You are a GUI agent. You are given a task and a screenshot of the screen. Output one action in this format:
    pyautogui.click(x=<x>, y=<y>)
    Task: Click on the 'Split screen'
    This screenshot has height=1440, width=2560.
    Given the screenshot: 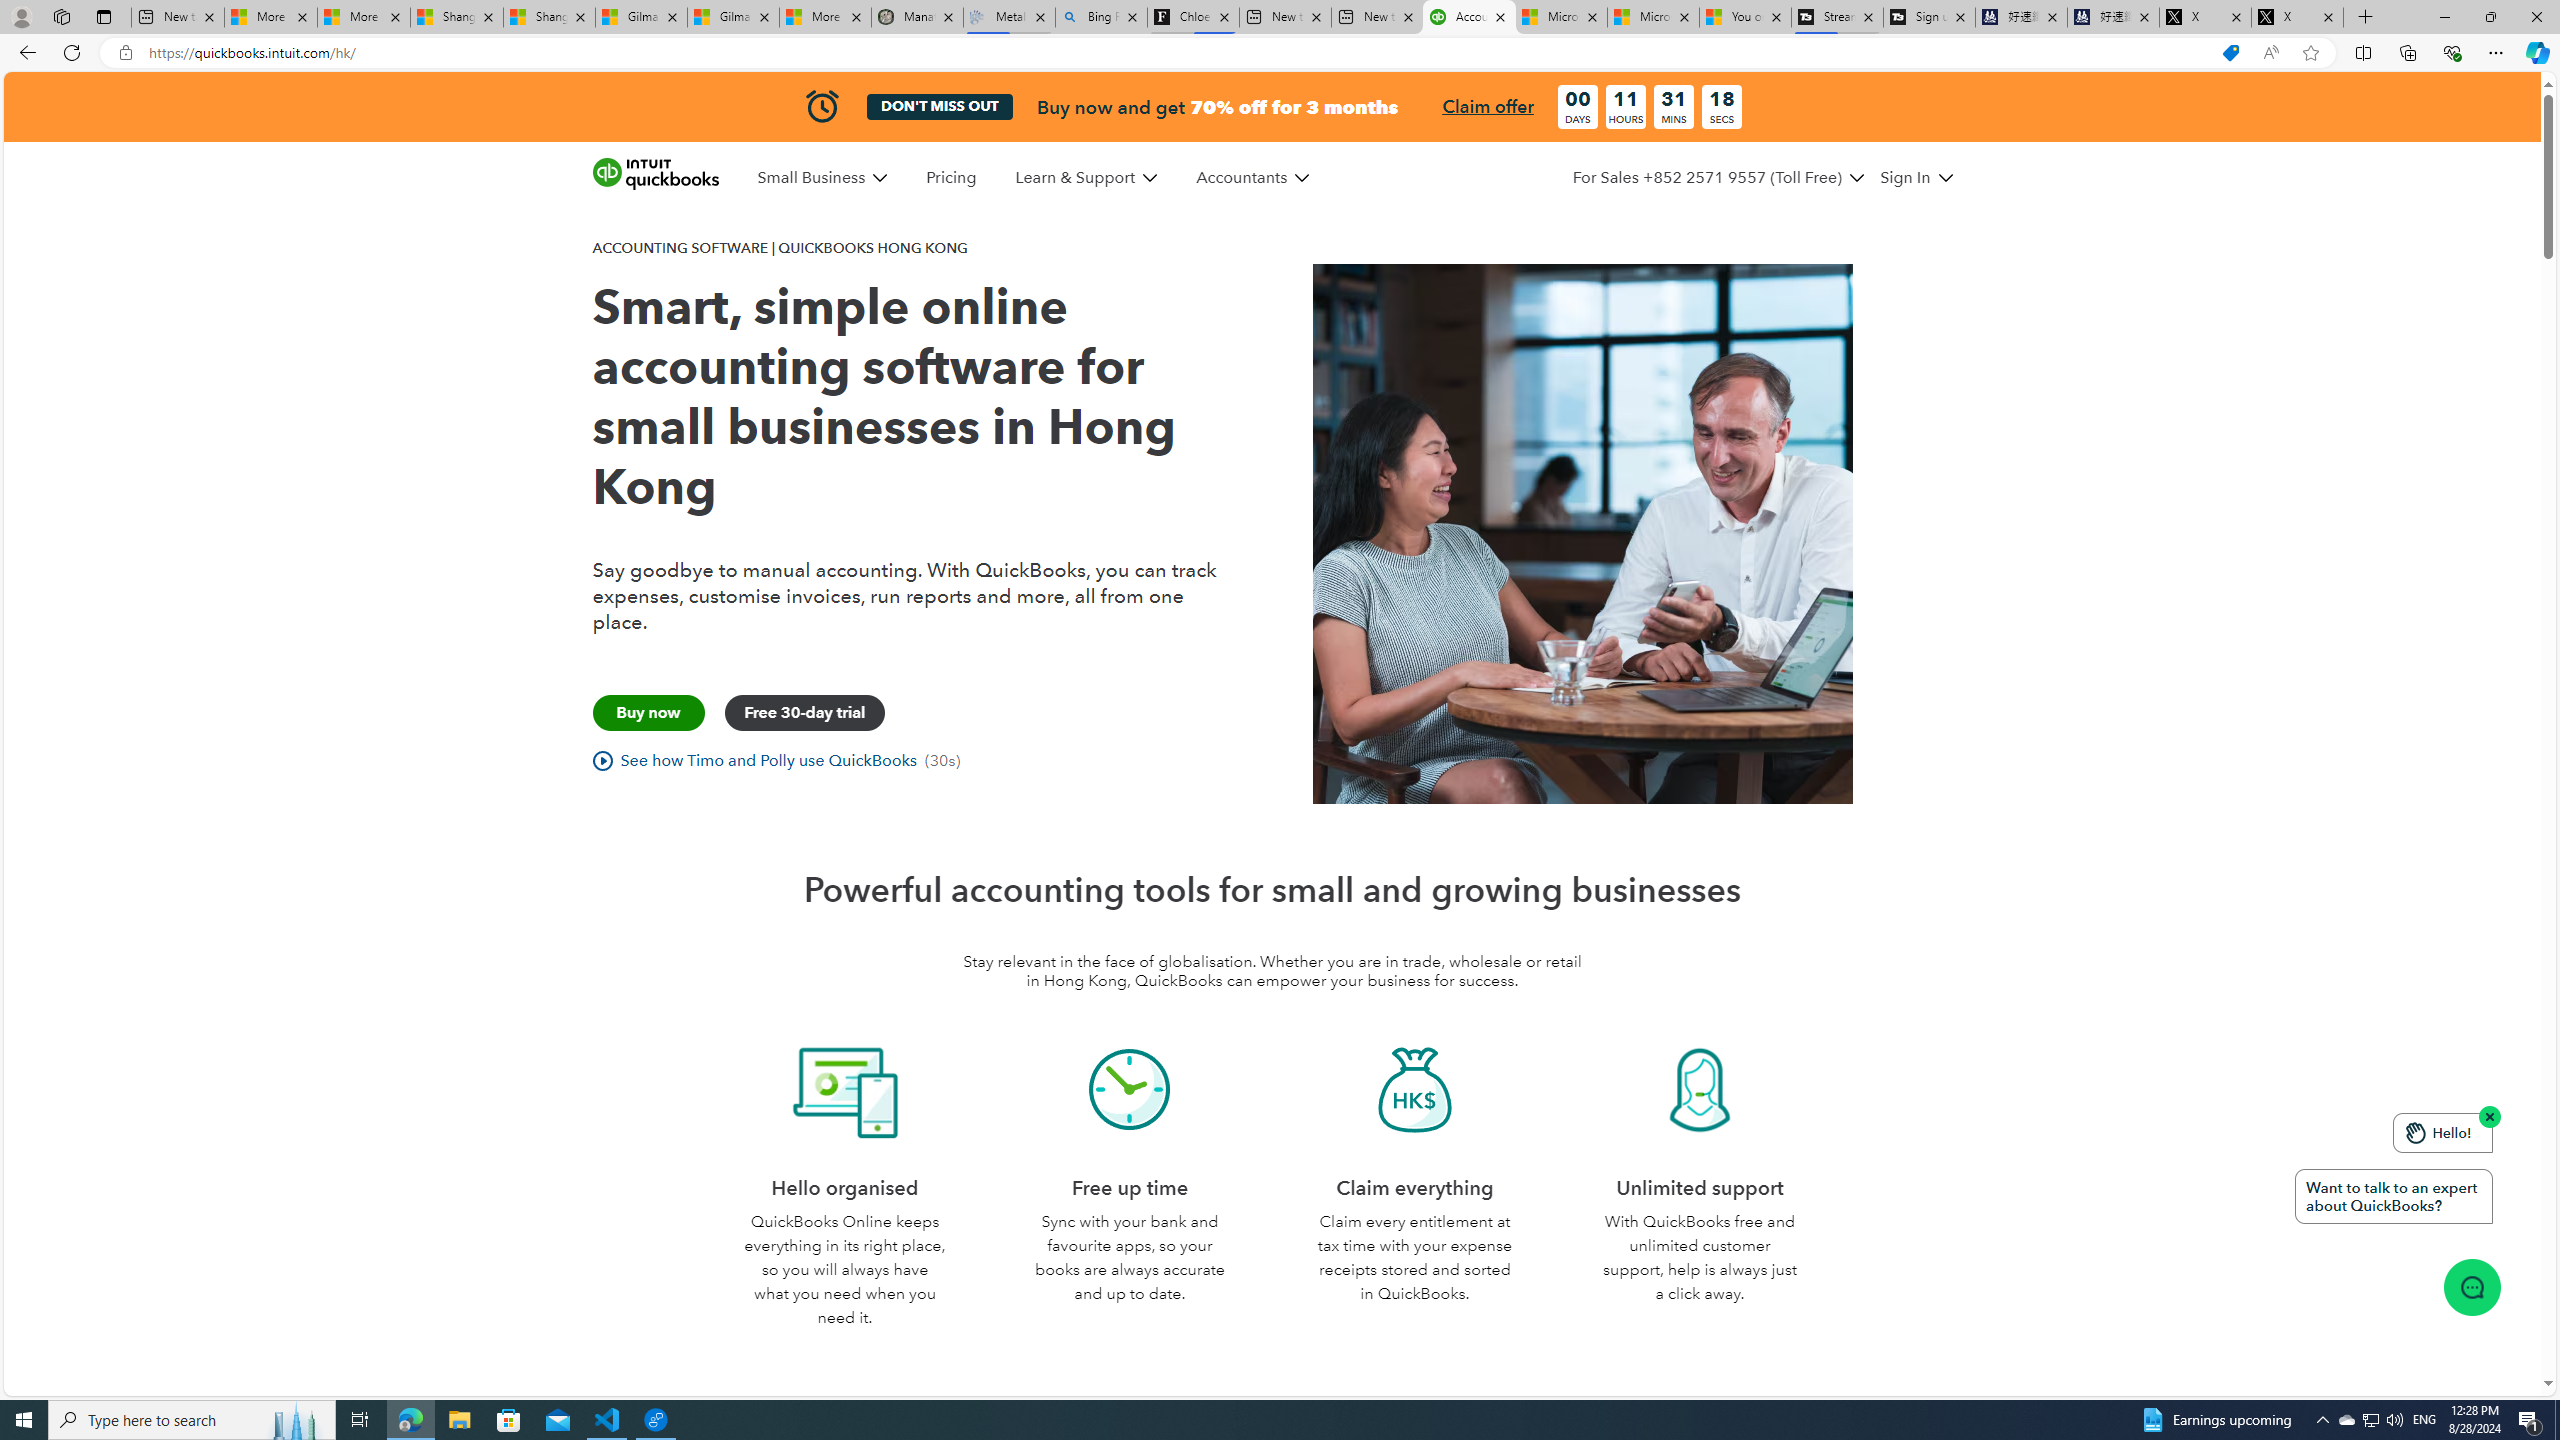 What is the action you would take?
    pyautogui.click(x=2364, y=51)
    